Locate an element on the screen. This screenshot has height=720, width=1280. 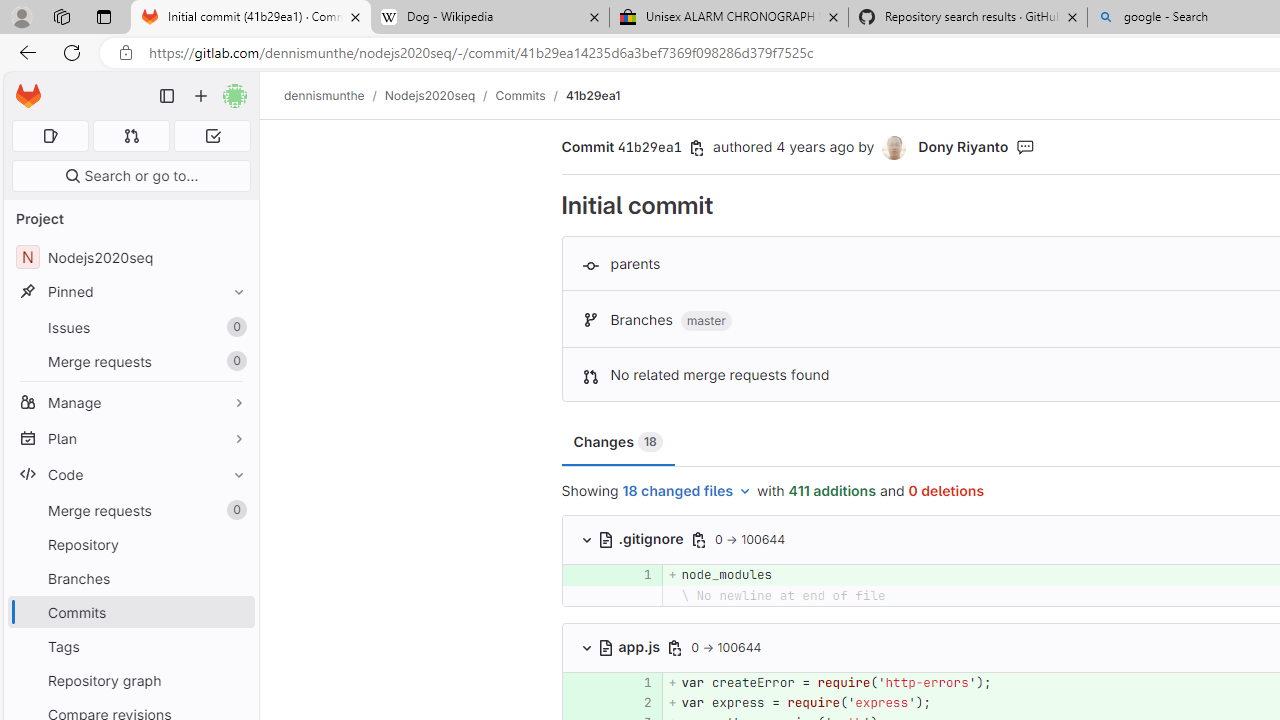
'Unpin Merge requests' is located at coordinates (234, 509).